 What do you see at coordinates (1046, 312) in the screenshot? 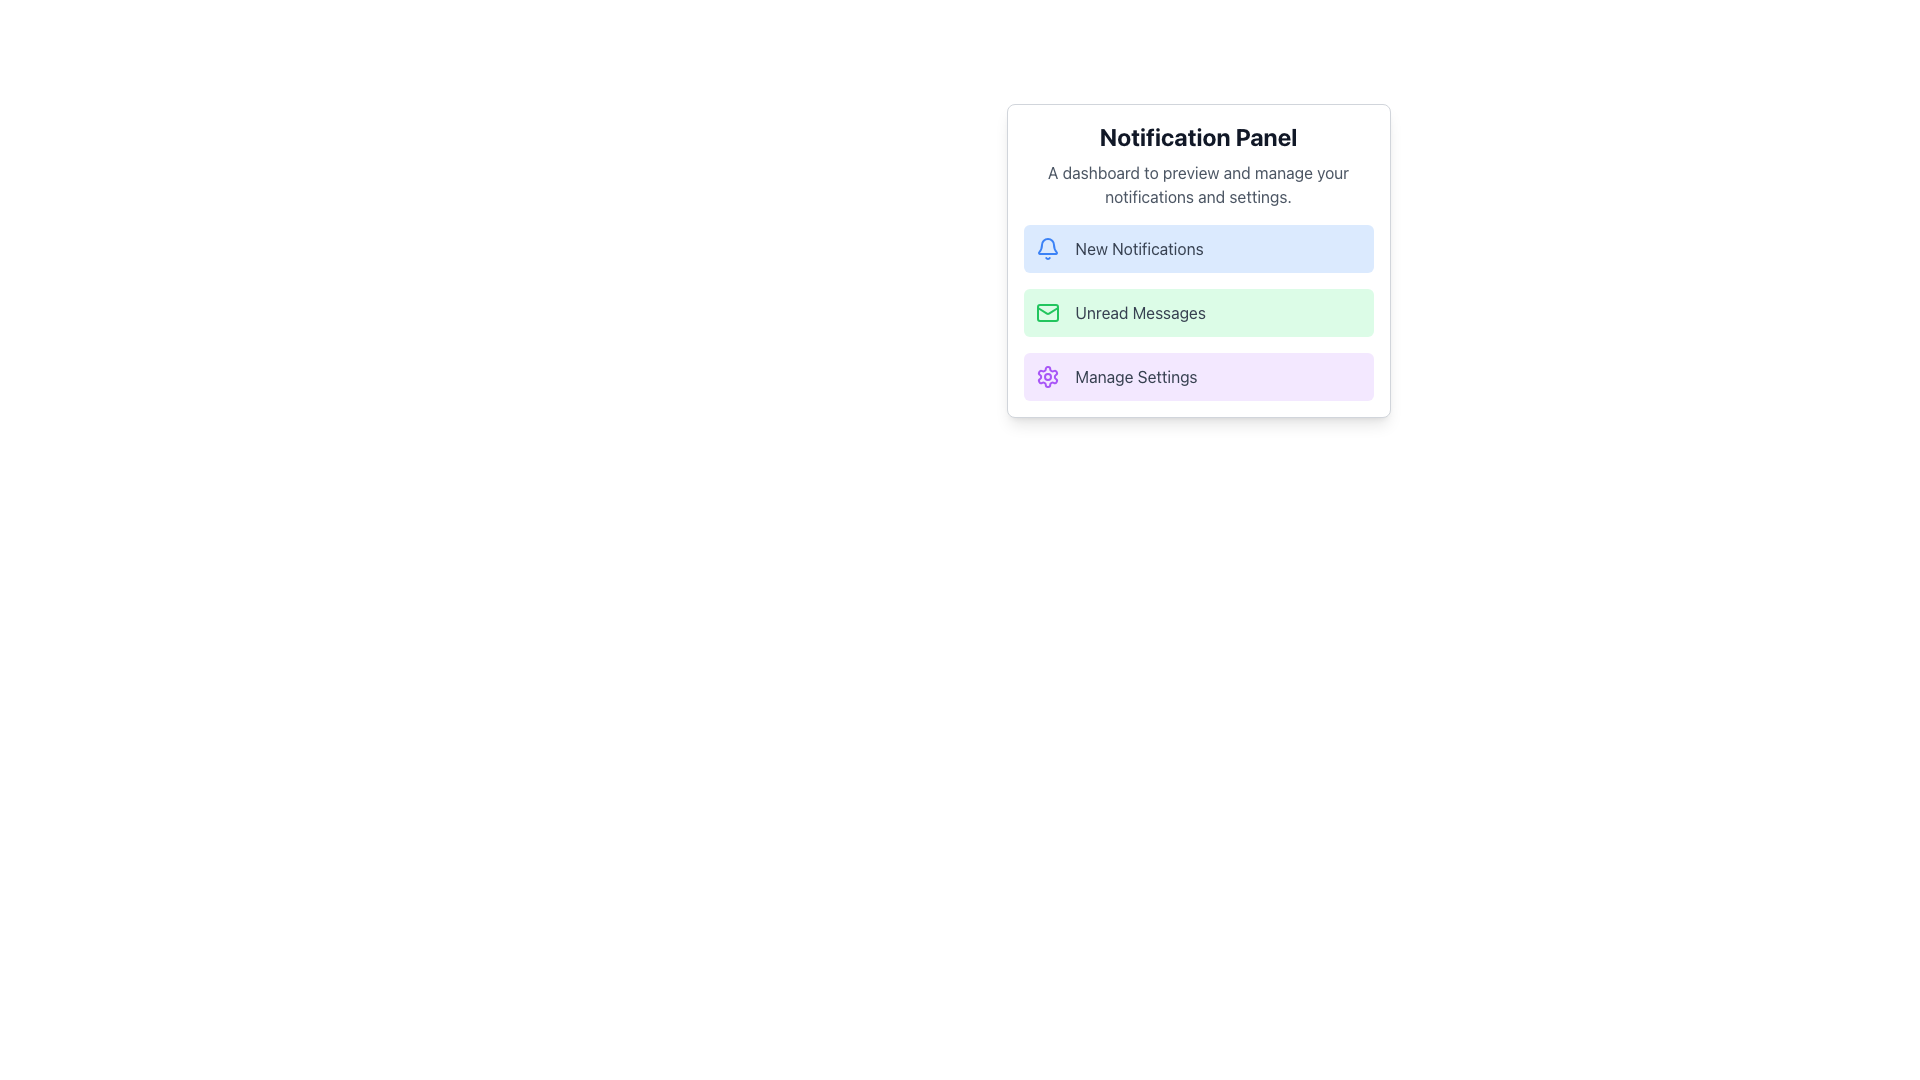
I see `the small green-colored mail envelope icon located adjacent to the text 'Unread Messages' in the green-highlighted section of the notification panel` at bounding box center [1046, 312].